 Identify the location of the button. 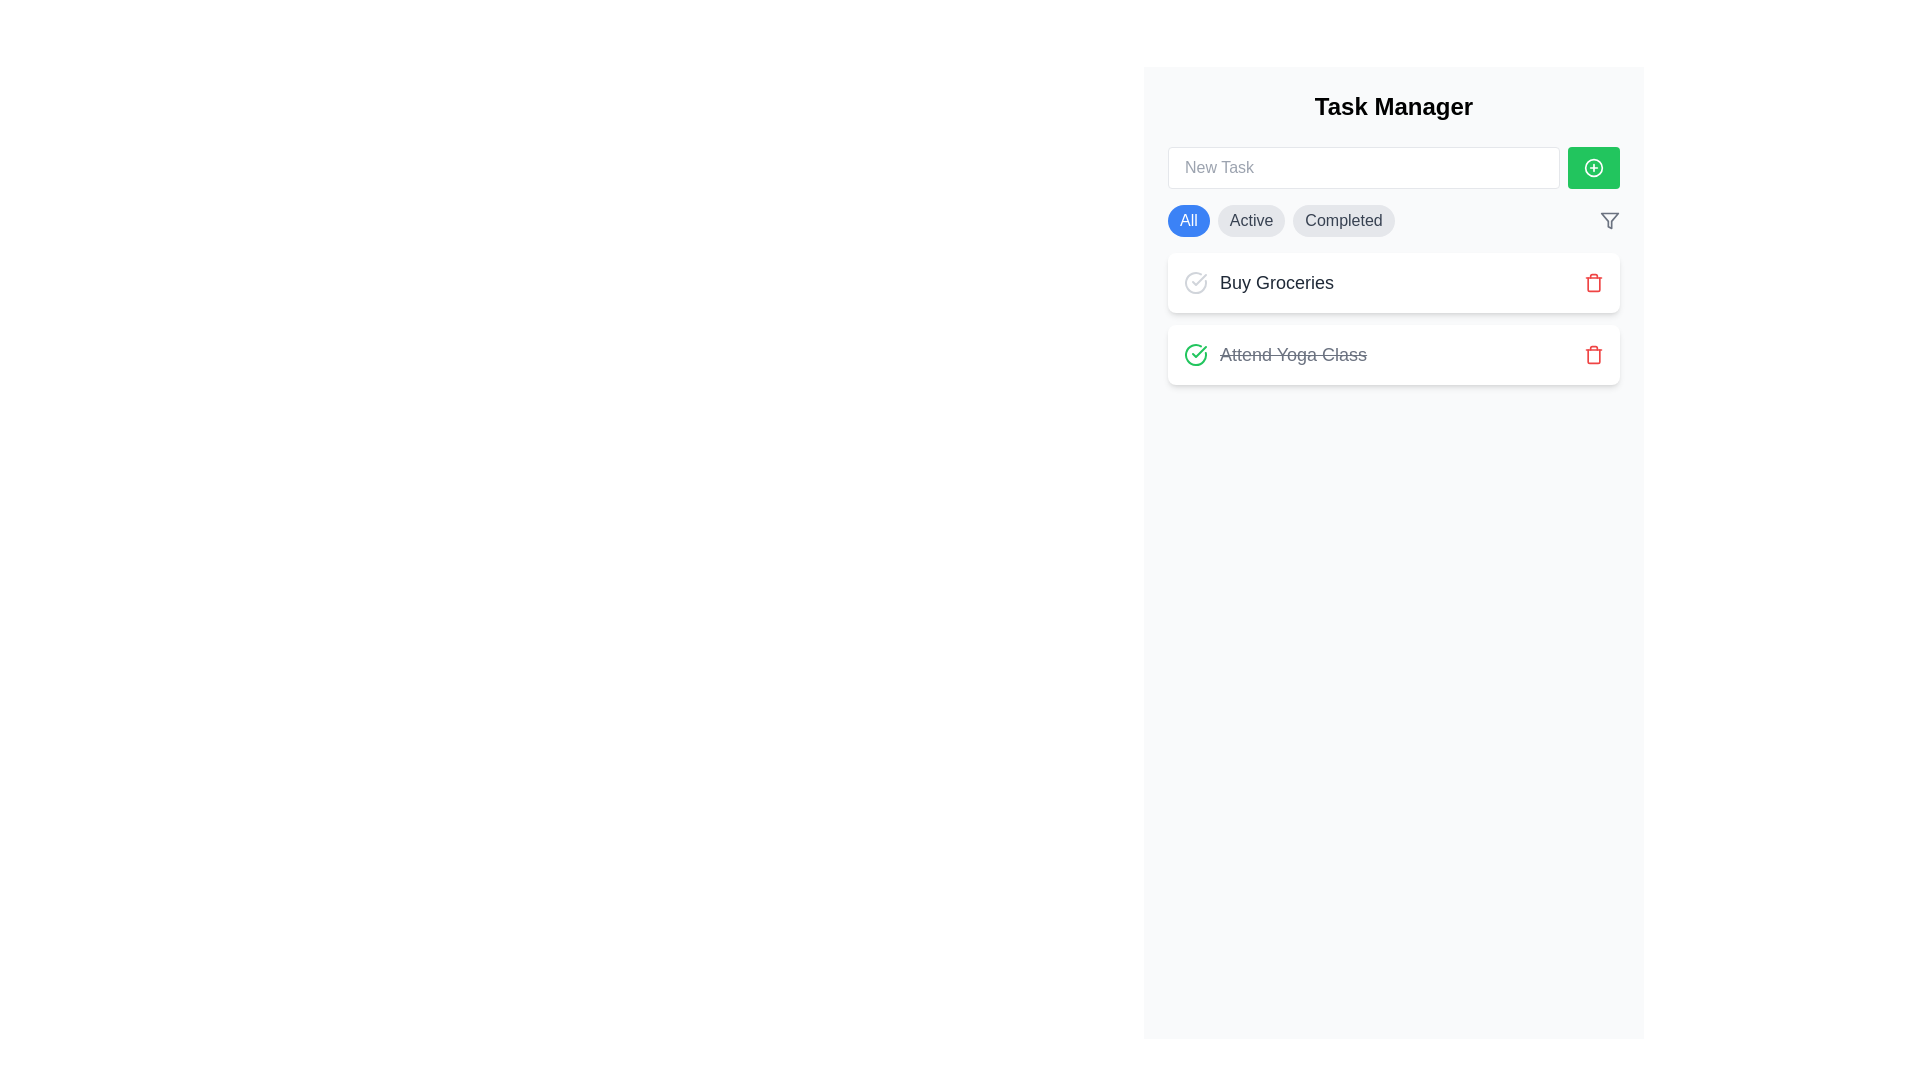
(1592, 167).